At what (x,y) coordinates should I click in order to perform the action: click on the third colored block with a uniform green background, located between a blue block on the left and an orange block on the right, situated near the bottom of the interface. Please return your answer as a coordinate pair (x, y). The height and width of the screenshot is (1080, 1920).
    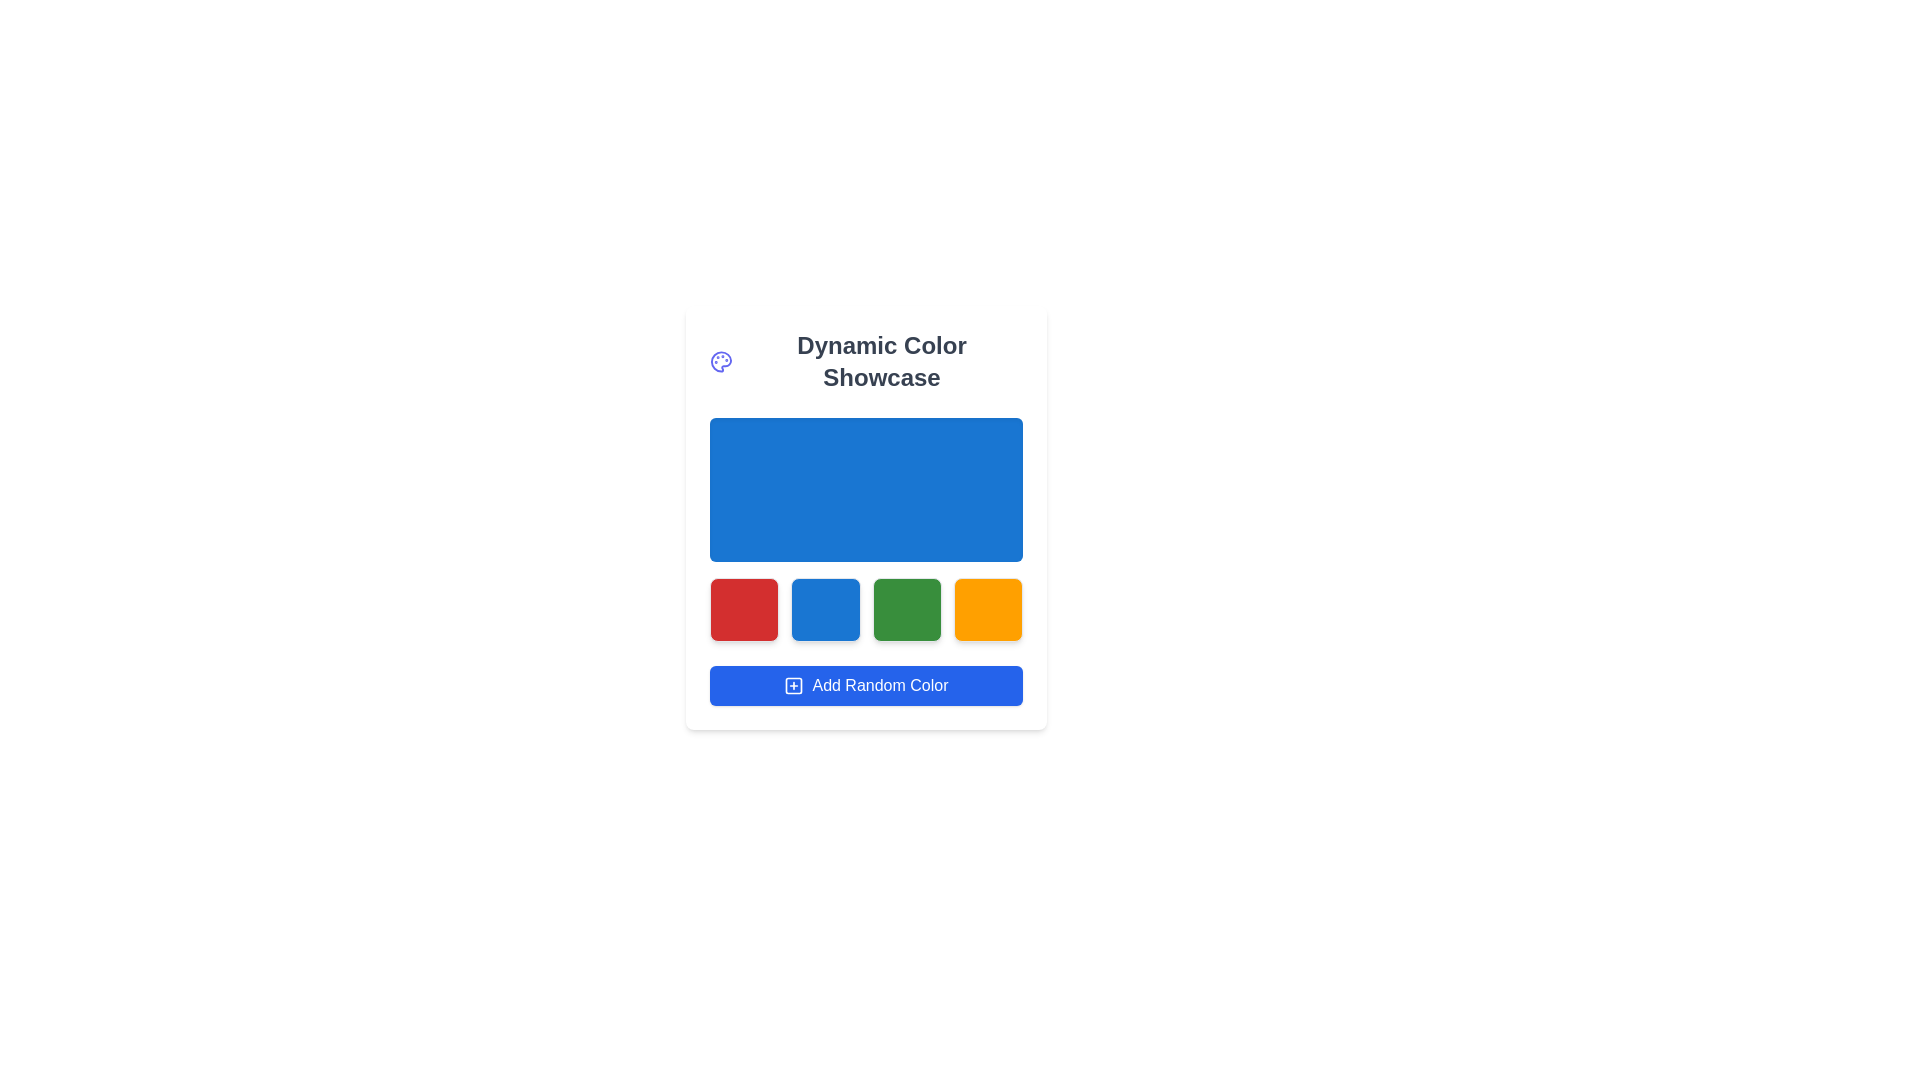
    Looking at the image, I should click on (906, 608).